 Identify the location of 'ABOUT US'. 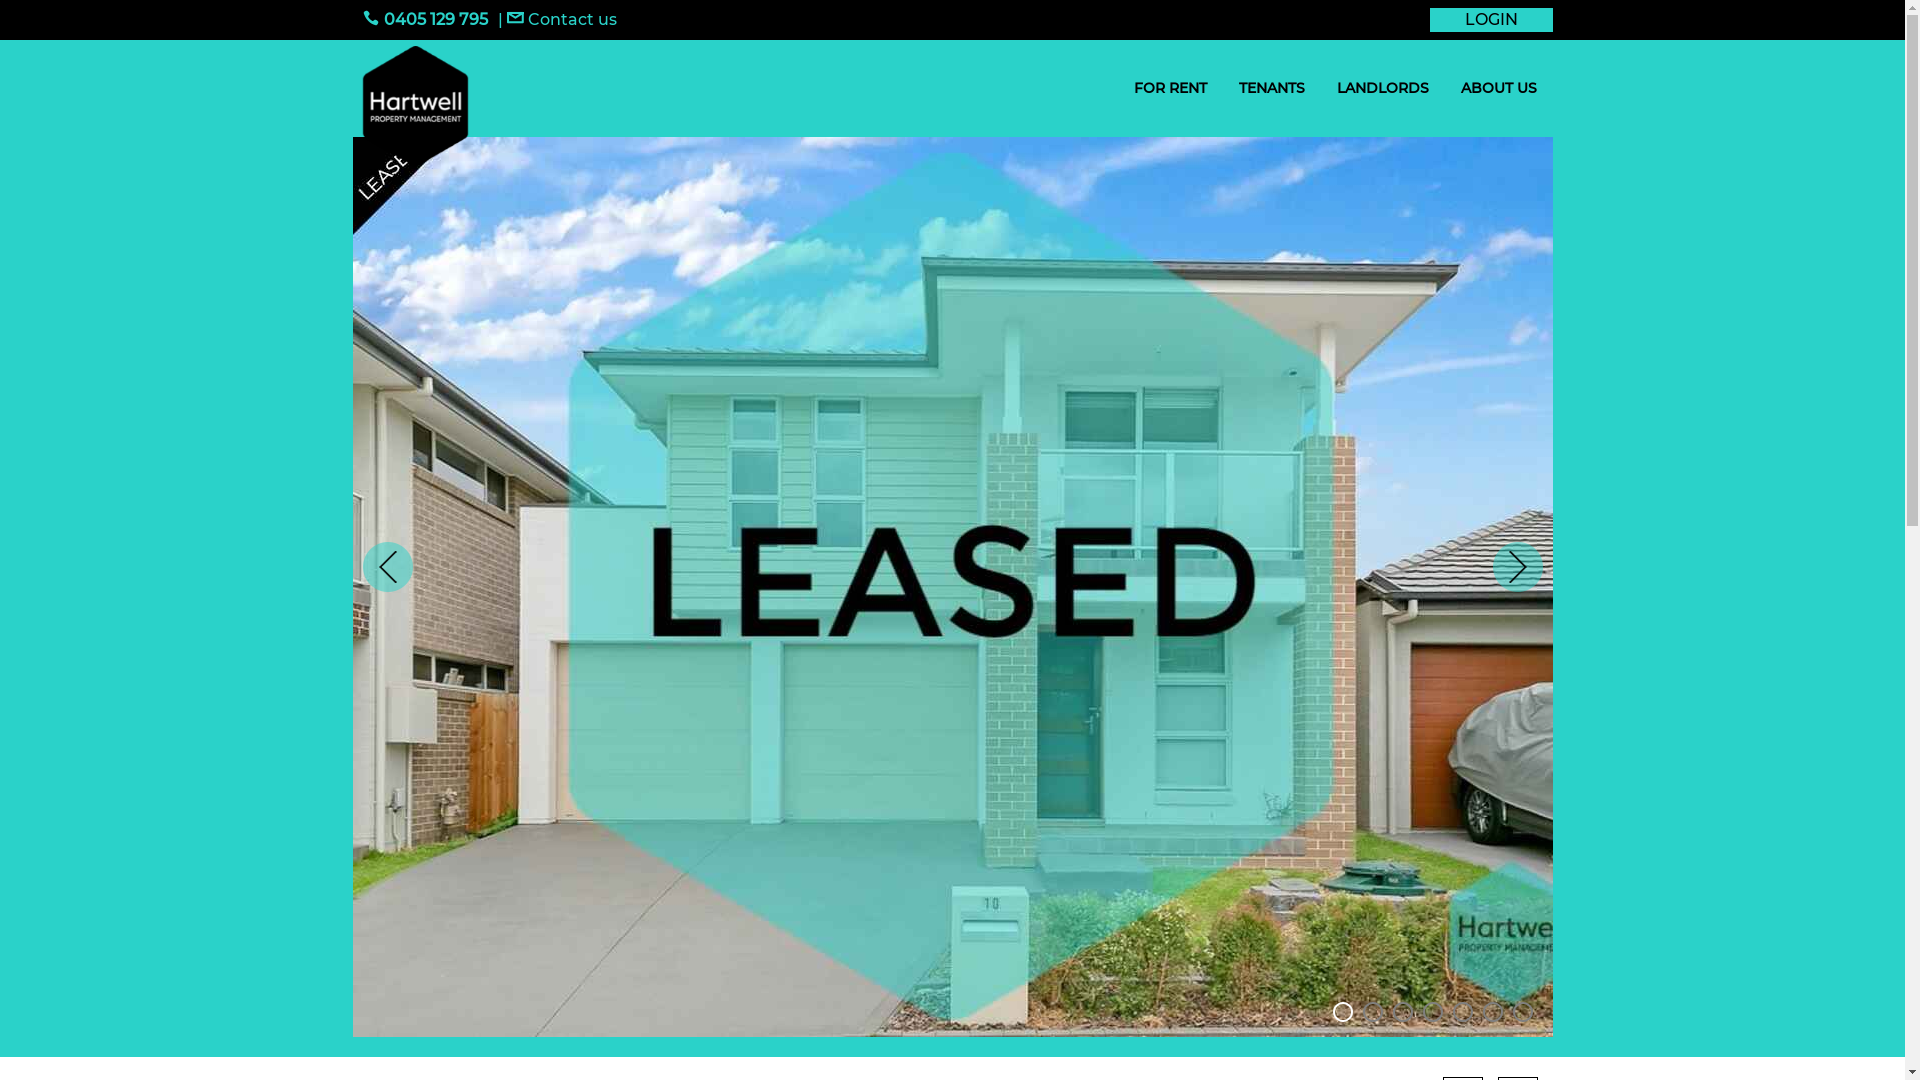
(1444, 87).